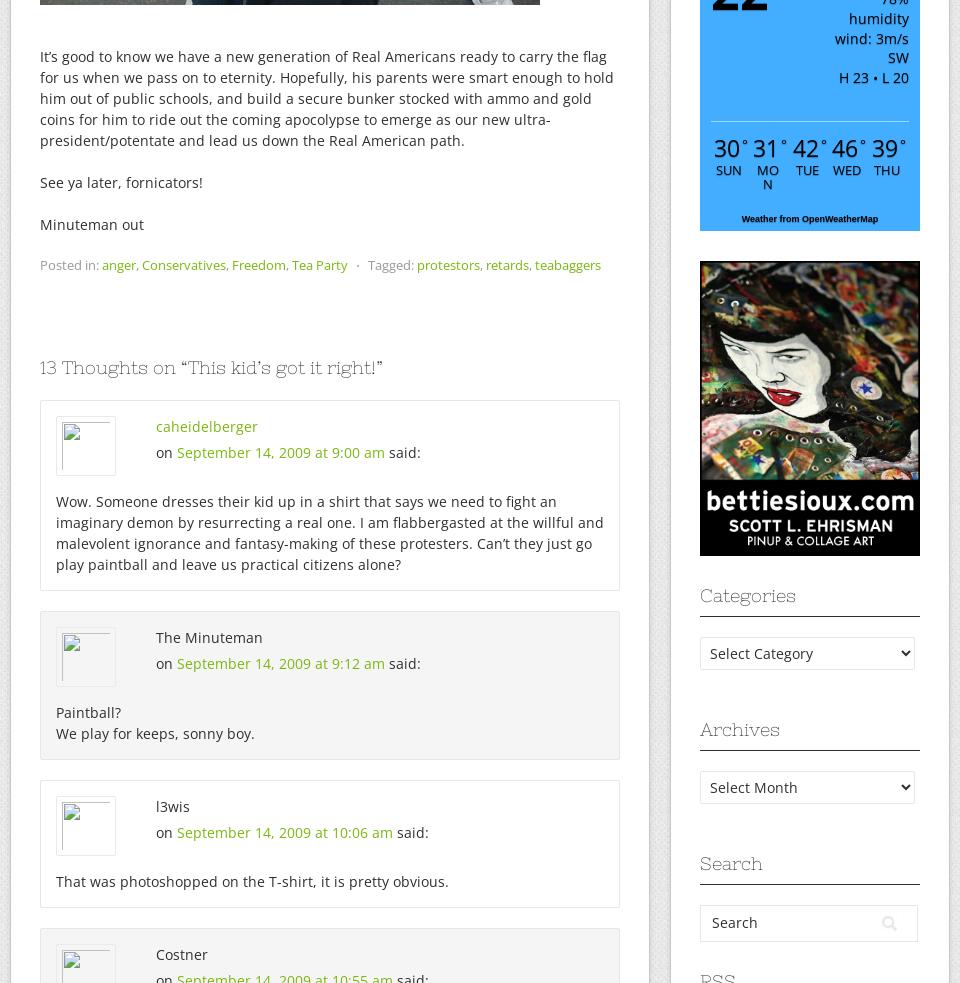 The height and width of the screenshot is (983, 960). Describe the element at coordinates (184, 265) in the screenshot. I see `'Conservatives'` at that location.